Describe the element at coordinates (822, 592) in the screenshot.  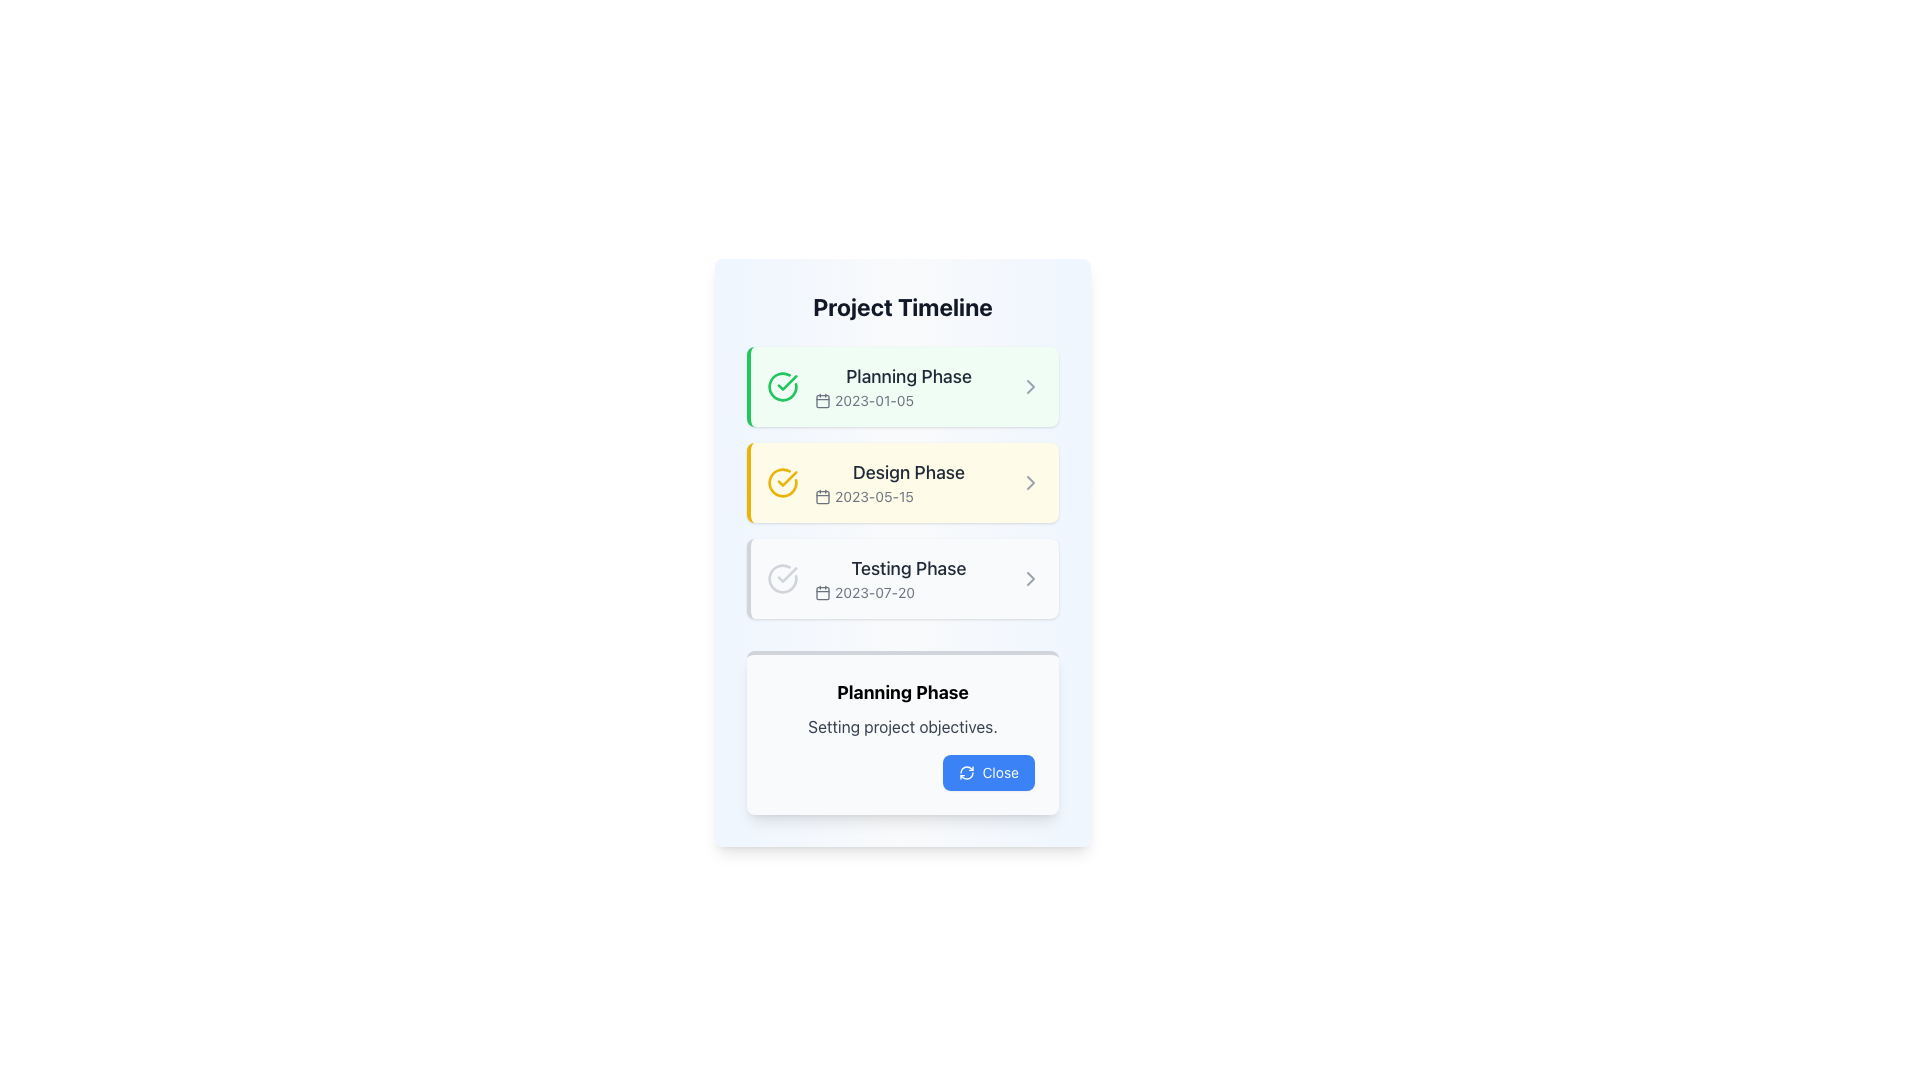
I see `the SVG graphical element that is part of the calendar icon associated with the date '2023-07-20' located in the 'Testing Phase' section of the timeline` at that location.